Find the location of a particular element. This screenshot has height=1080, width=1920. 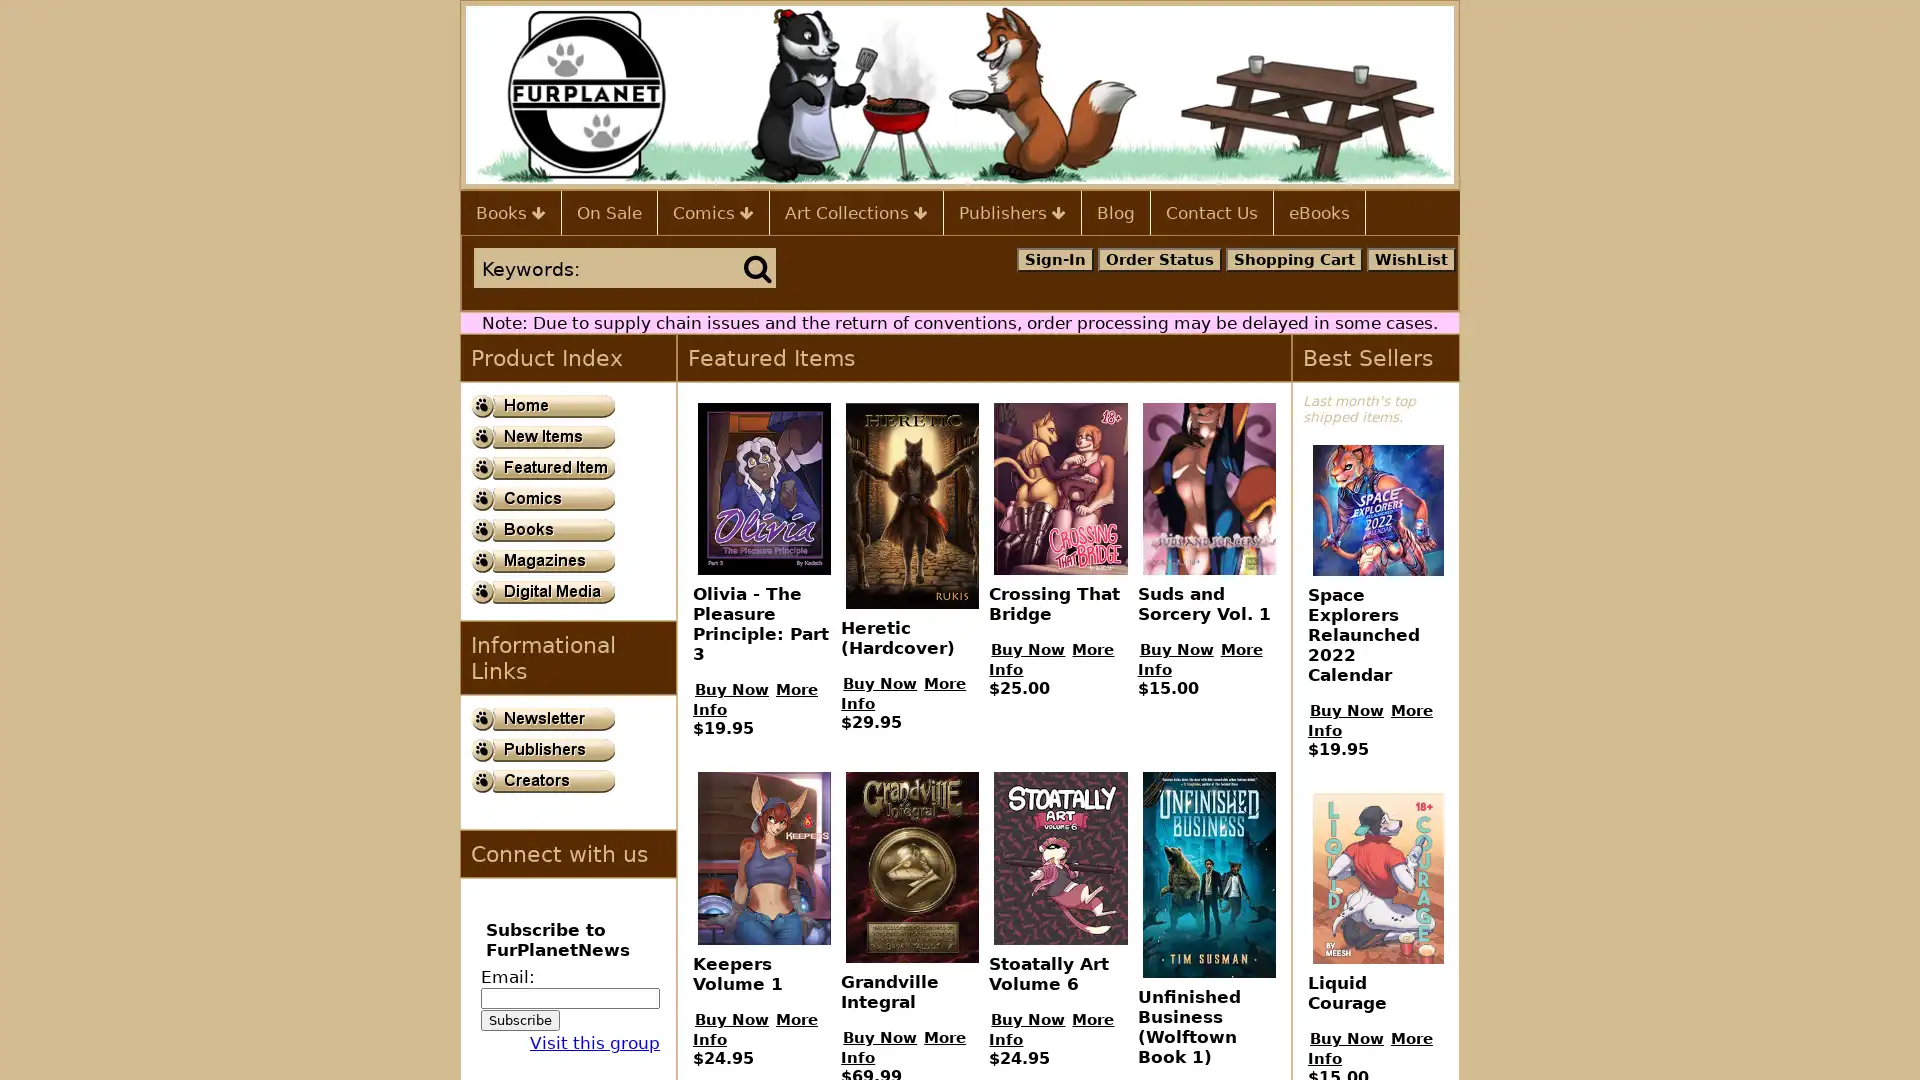

Subscribe is located at coordinates (520, 1019).